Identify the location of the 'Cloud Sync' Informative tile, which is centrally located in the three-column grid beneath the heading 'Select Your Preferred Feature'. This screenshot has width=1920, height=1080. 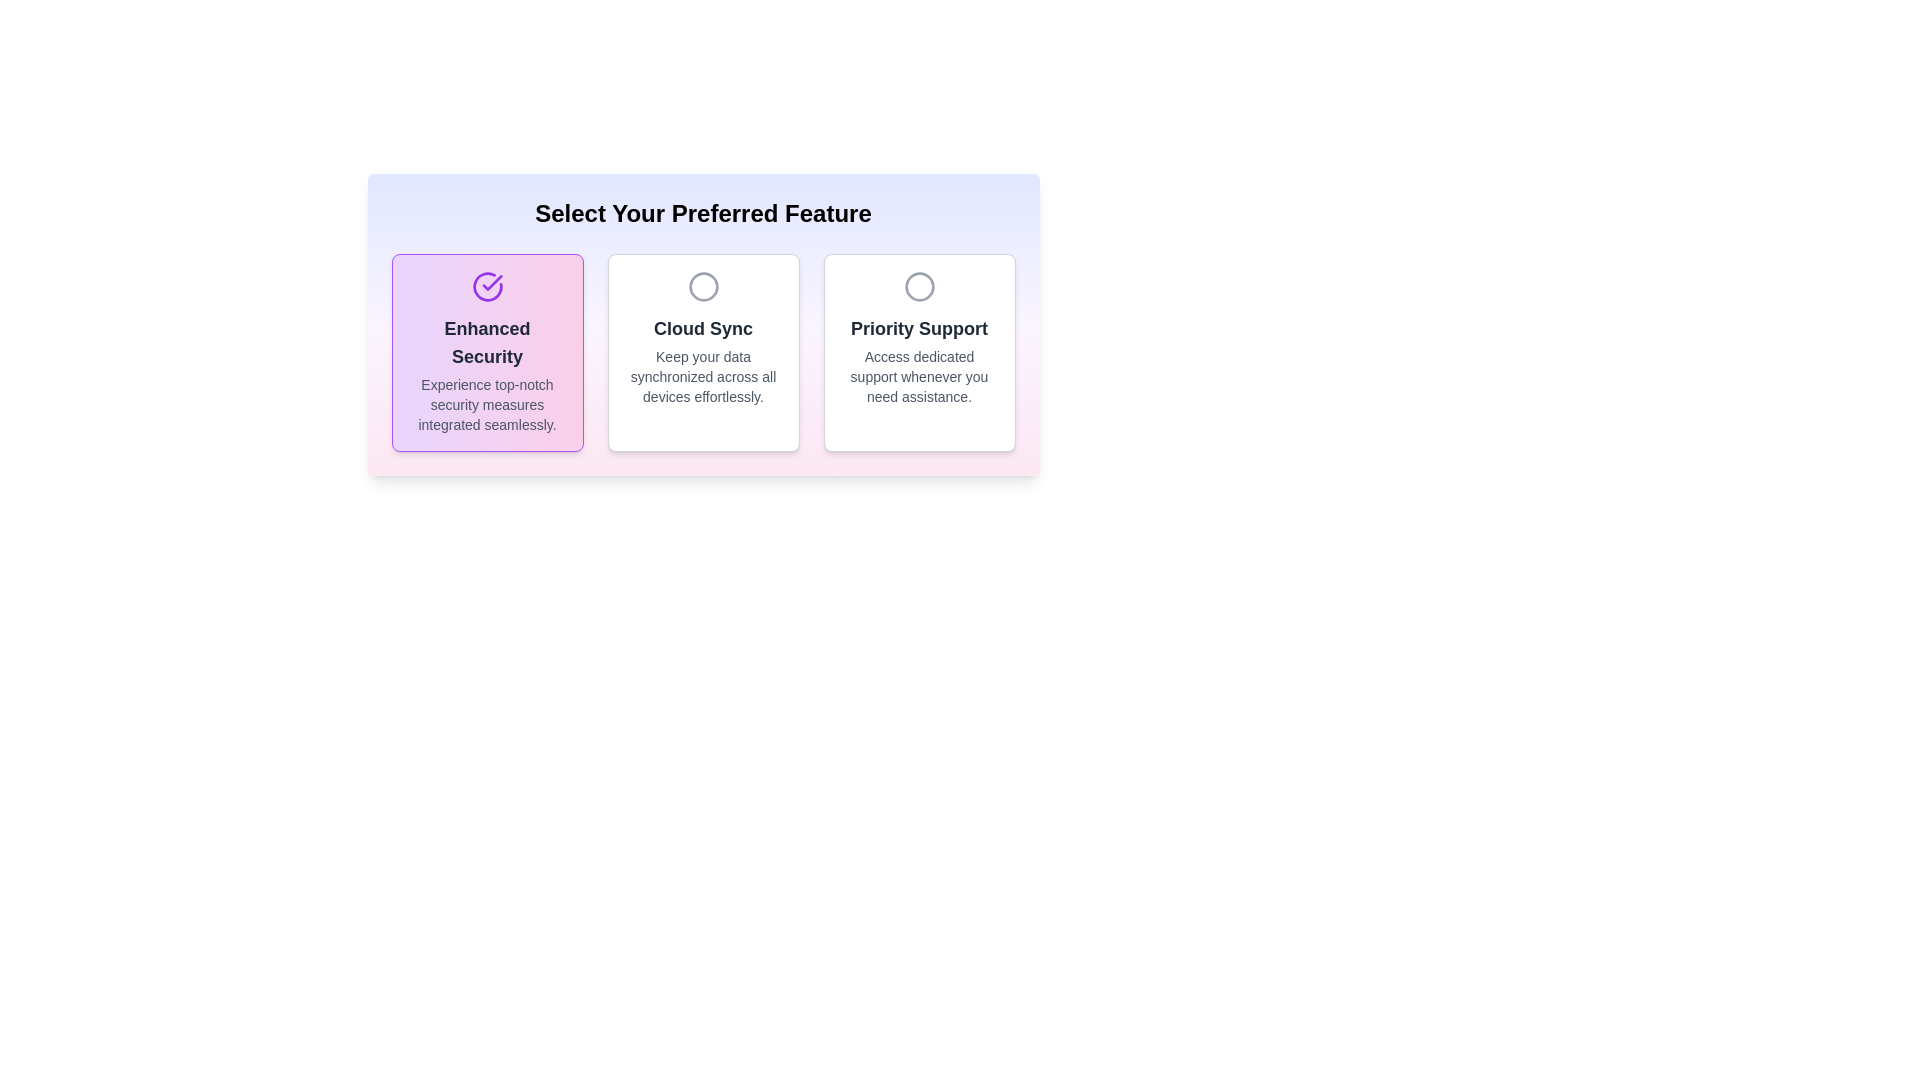
(703, 352).